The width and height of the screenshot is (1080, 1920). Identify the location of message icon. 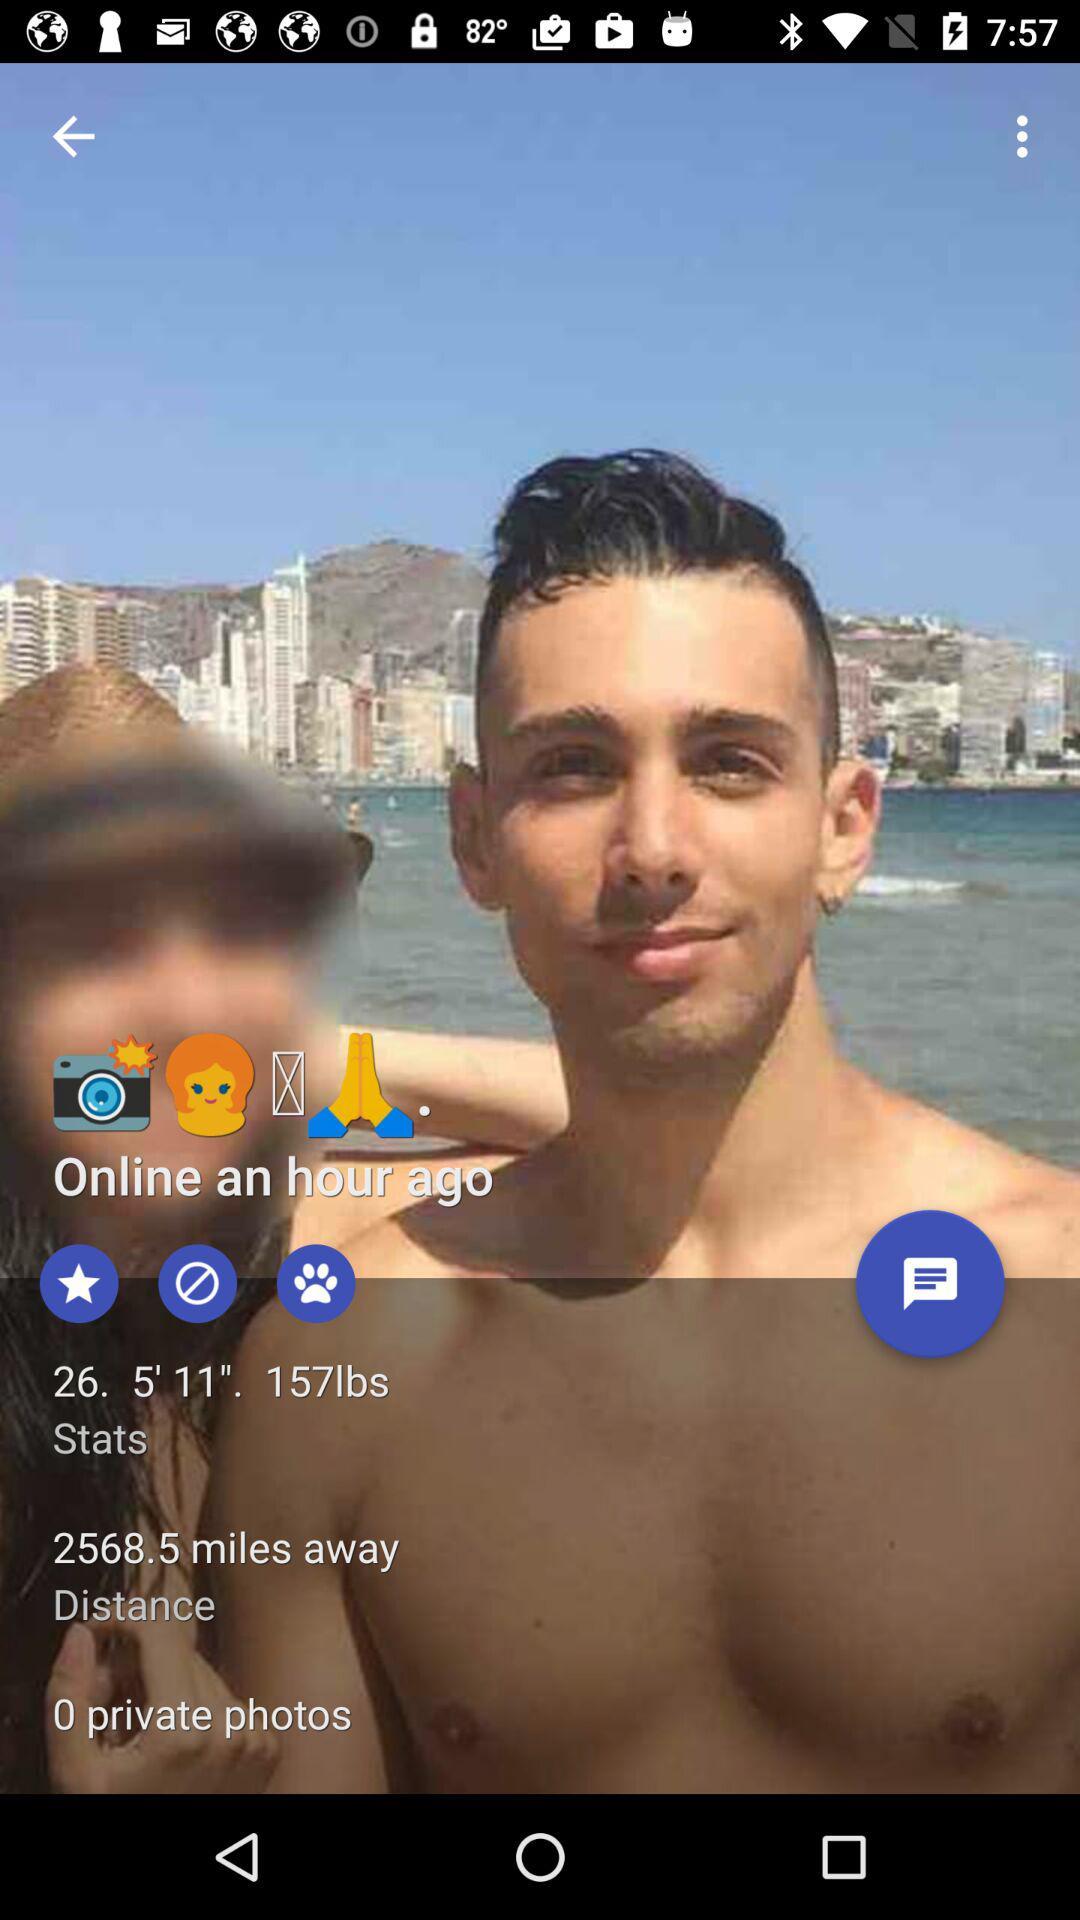
(930, 1291).